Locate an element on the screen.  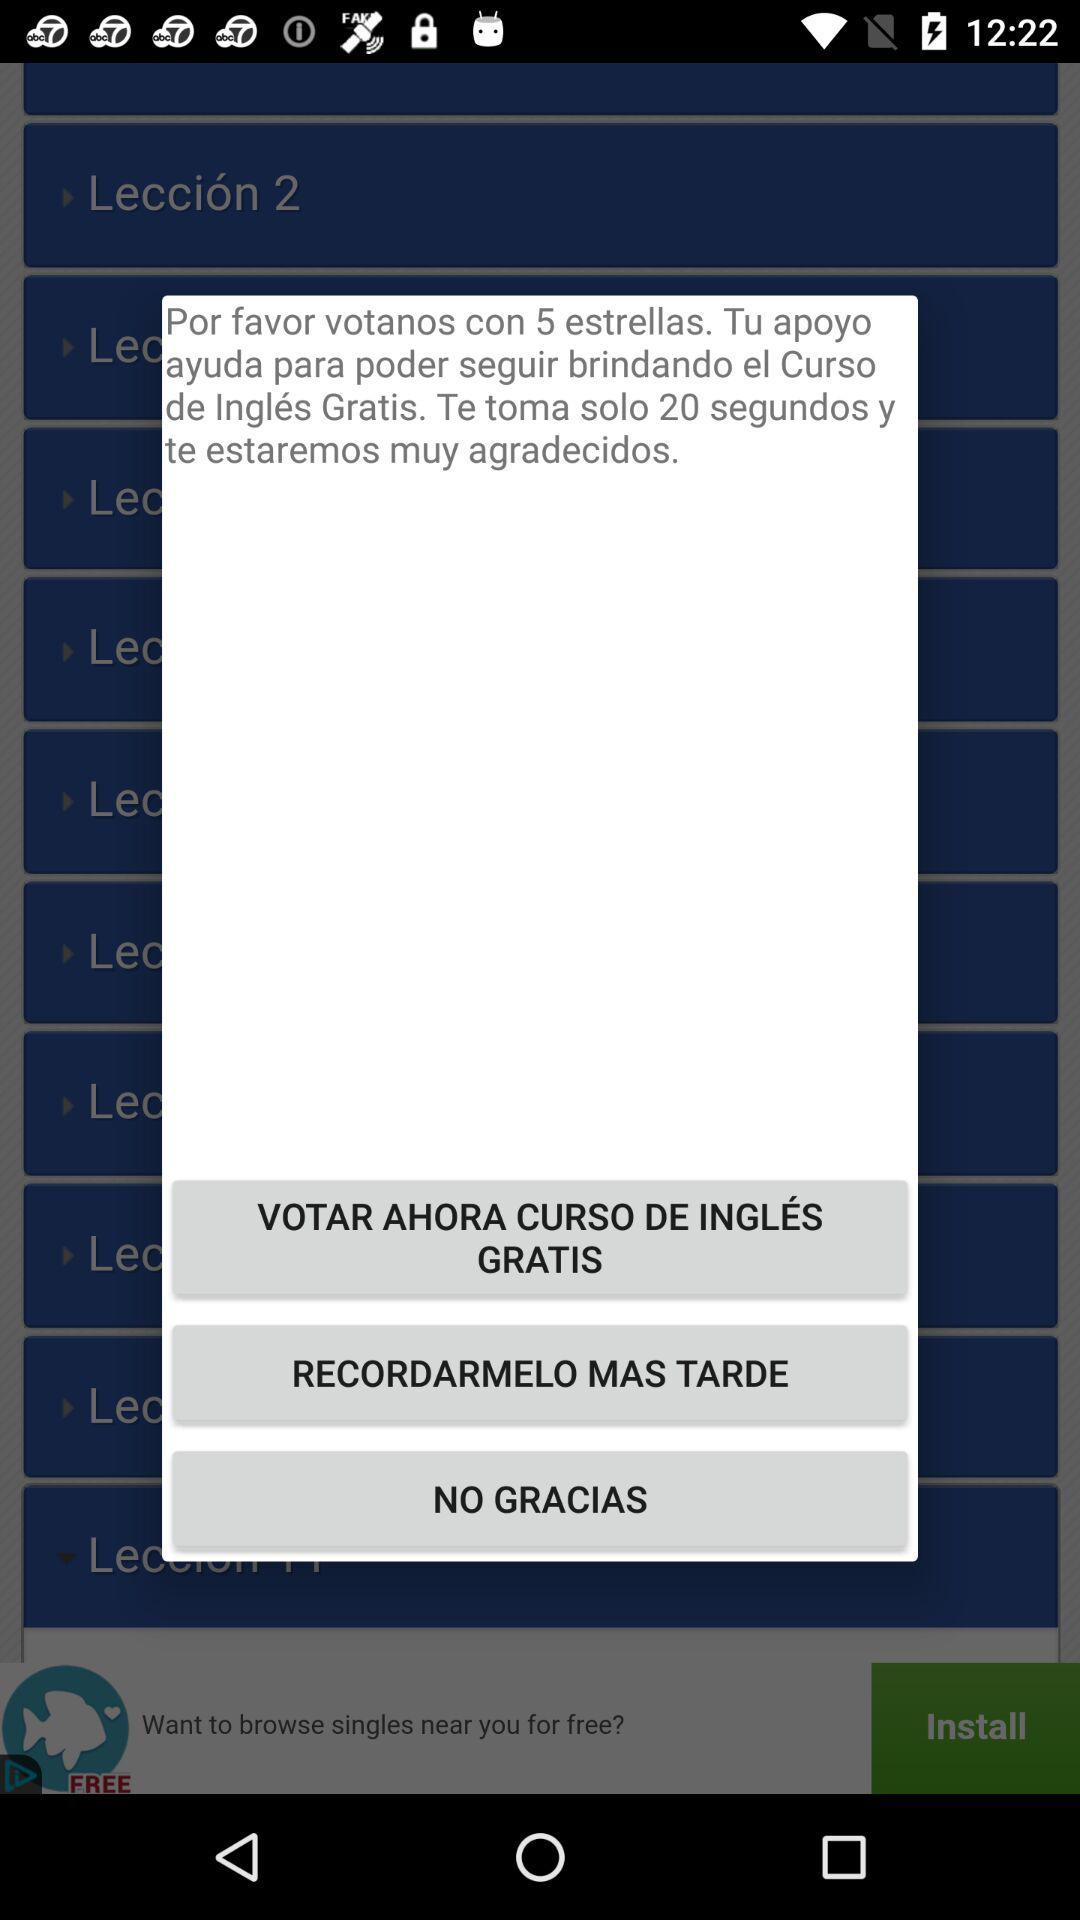
recordarmelo mas tarde icon is located at coordinates (540, 1371).